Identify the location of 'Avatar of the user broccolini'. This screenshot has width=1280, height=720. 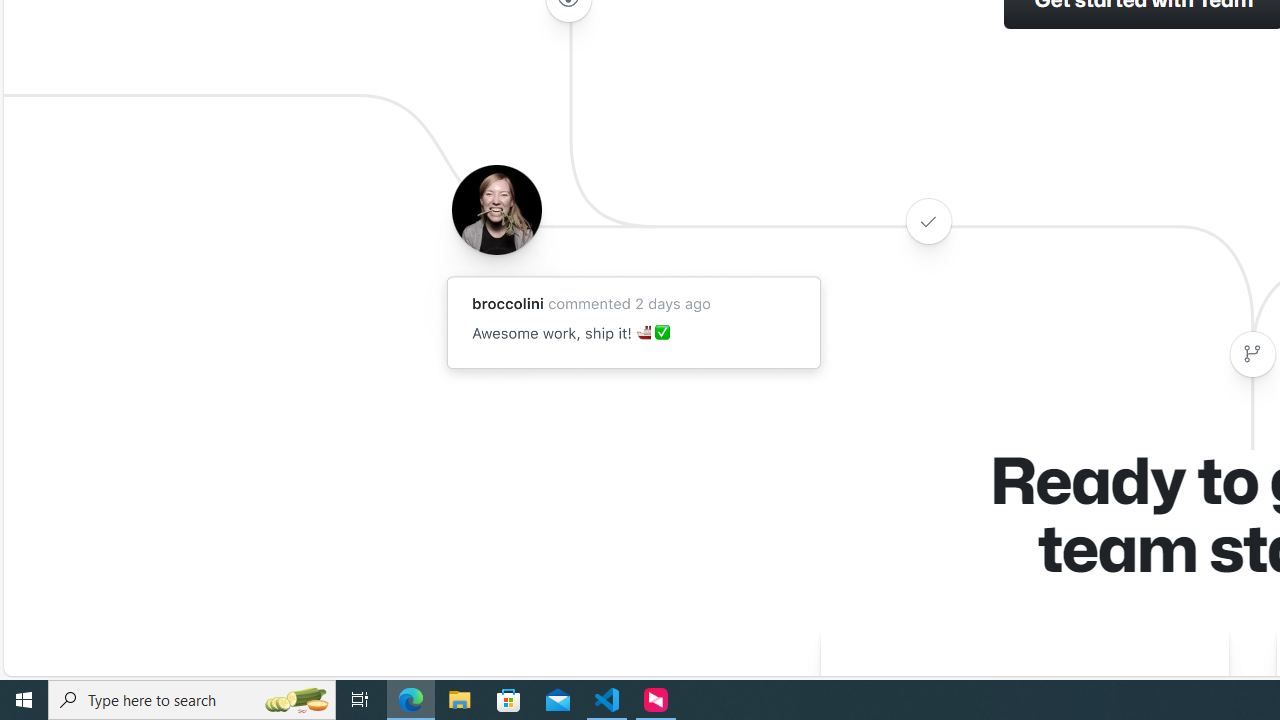
(496, 209).